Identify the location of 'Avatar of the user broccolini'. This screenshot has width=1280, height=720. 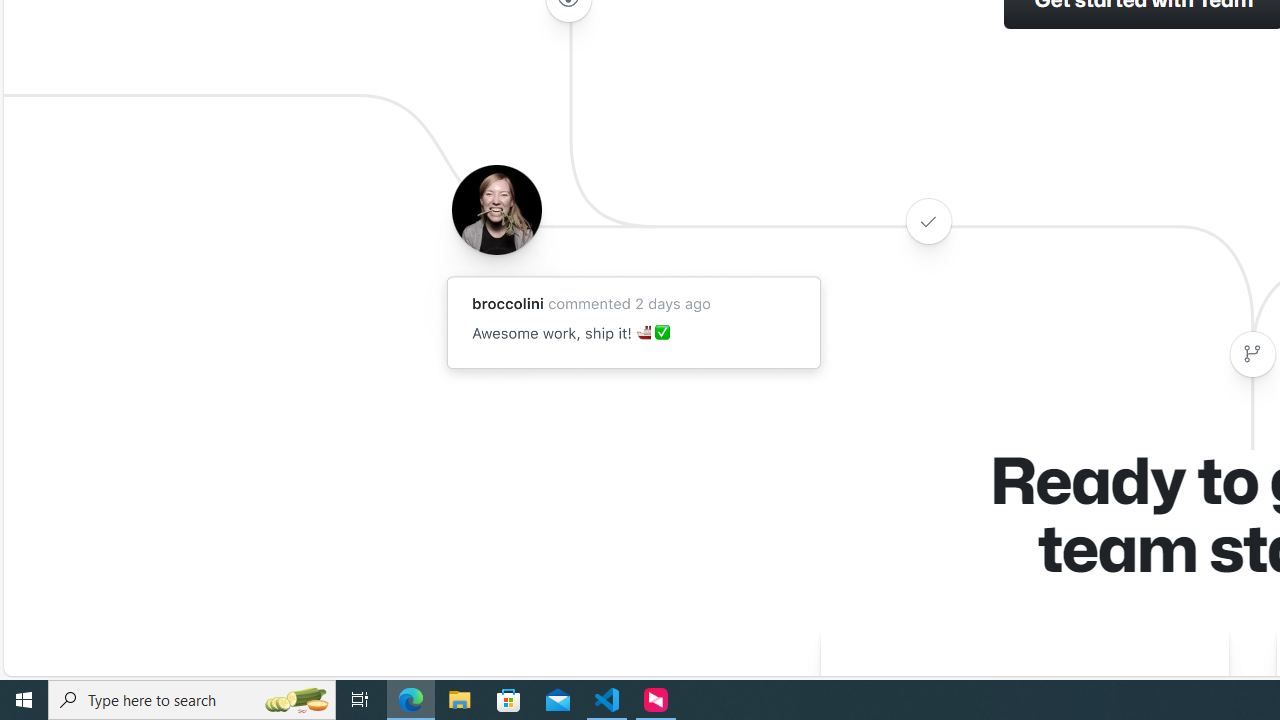
(496, 209).